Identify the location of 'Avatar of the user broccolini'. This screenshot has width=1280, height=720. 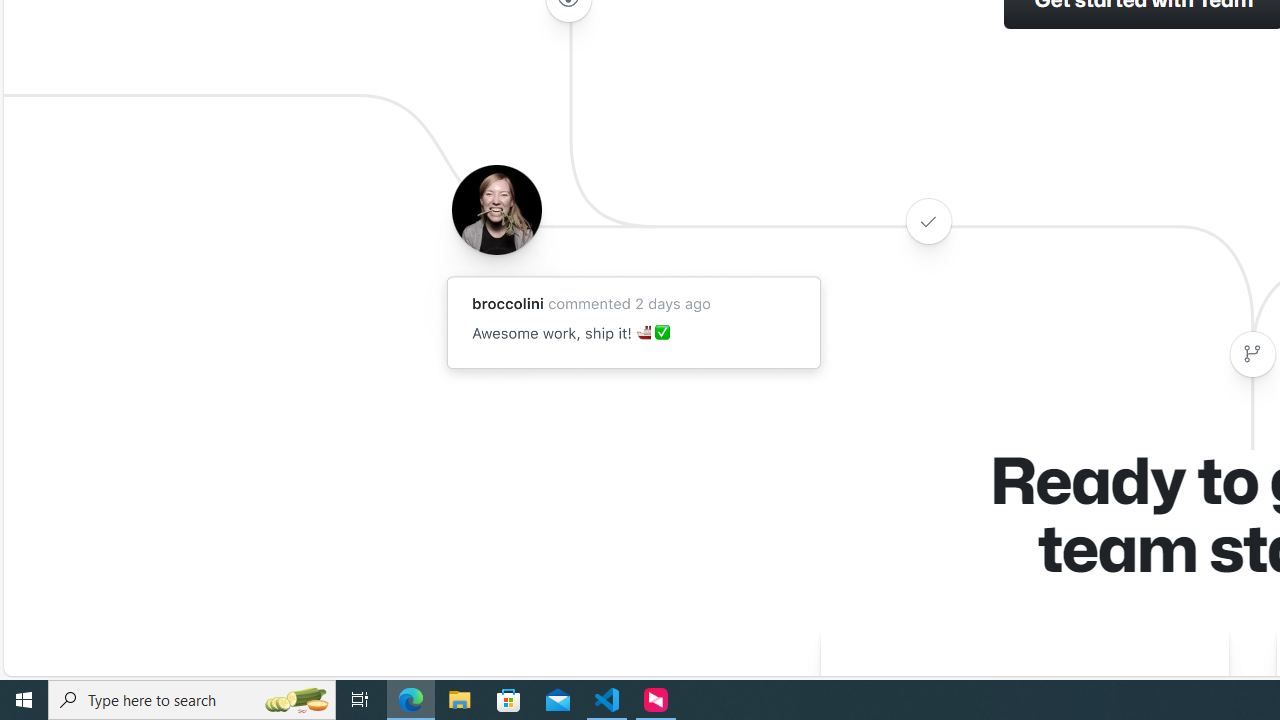
(496, 209).